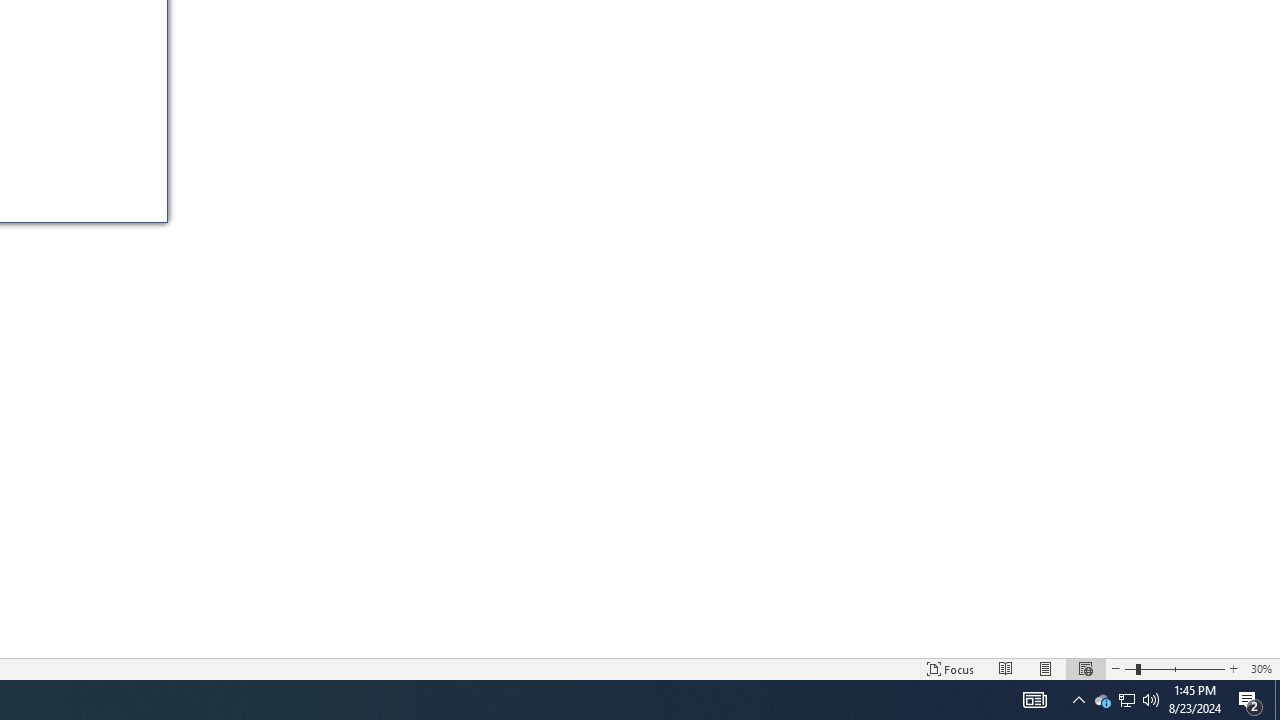 The width and height of the screenshot is (1280, 720). I want to click on 'Zoom 30%', so click(1260, 669).